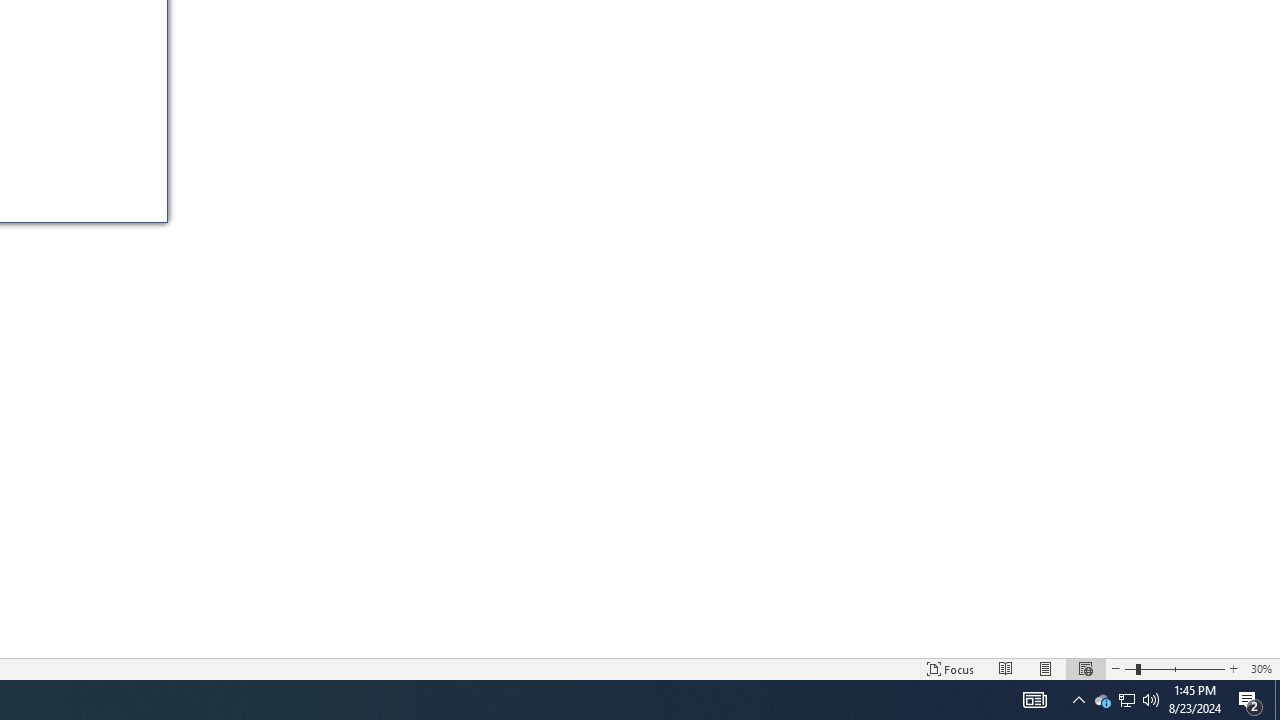 The width and height of the screenshot is (1280, 720). I want to click on 'Zoom 30%', so click(1260, 669).